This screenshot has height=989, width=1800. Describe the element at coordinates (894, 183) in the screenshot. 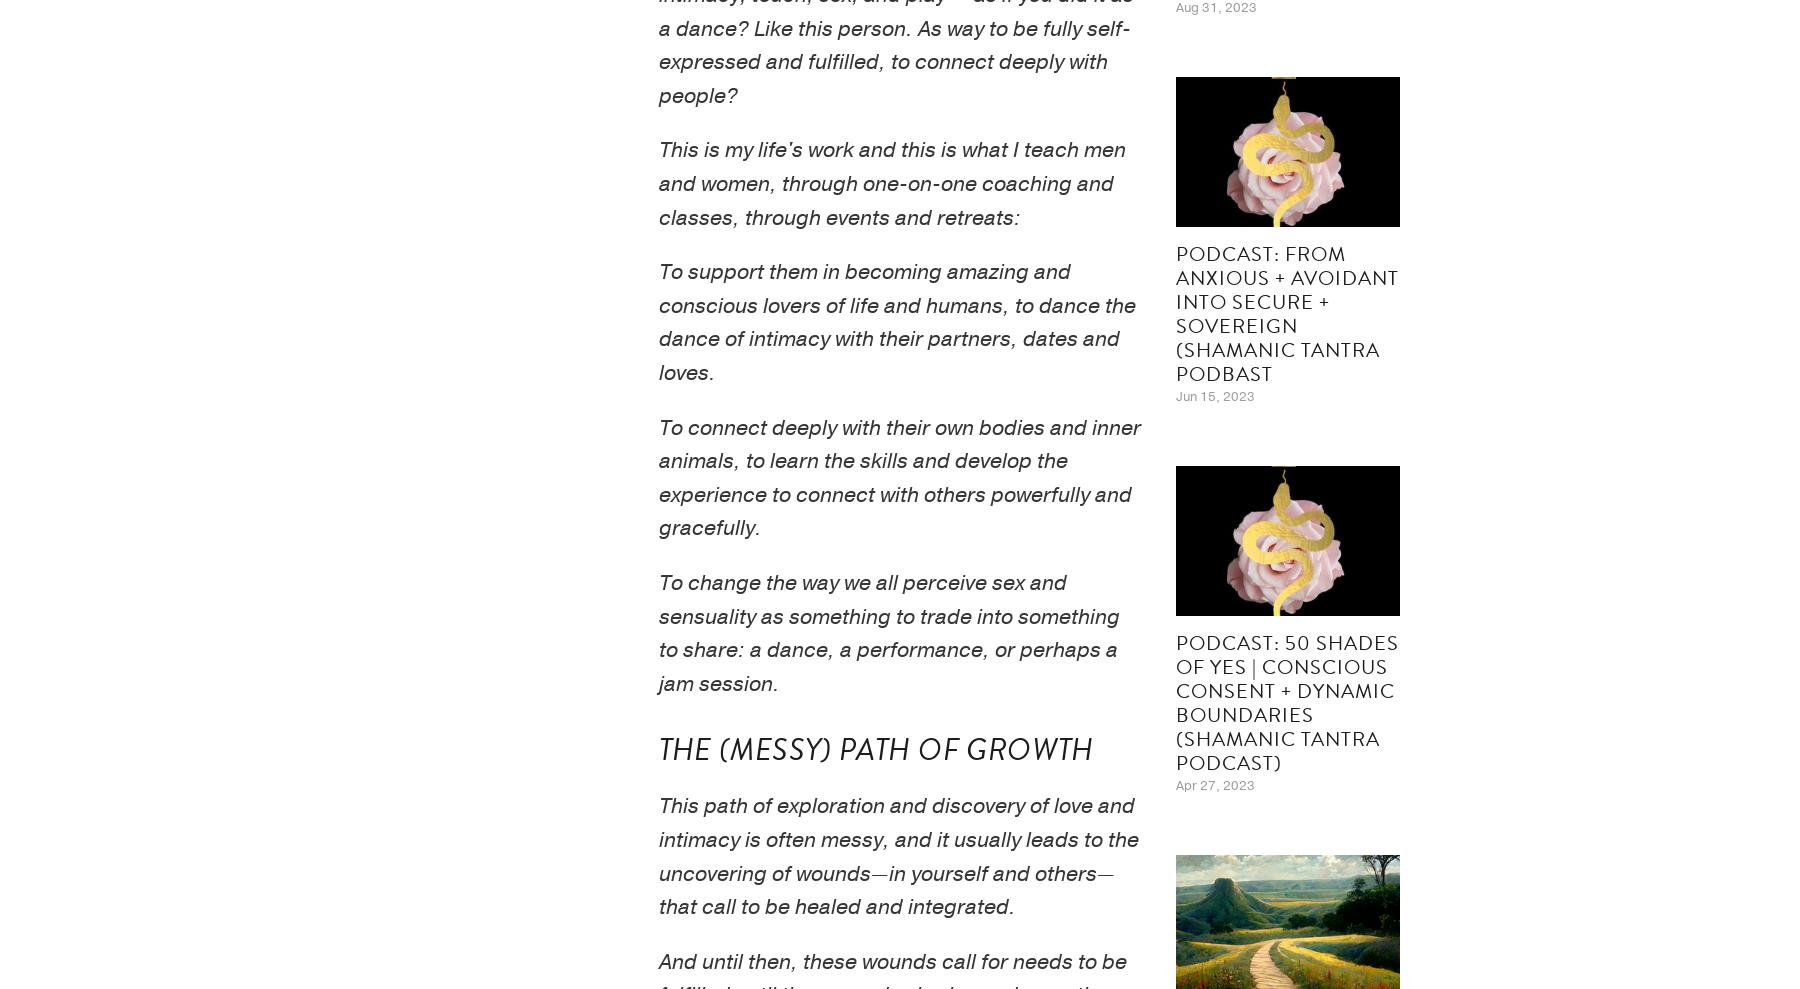

I see `'This is my life's work and this is what I teach men and women, through one-on-one coaching and classes, through events and retreats:'` at that location.